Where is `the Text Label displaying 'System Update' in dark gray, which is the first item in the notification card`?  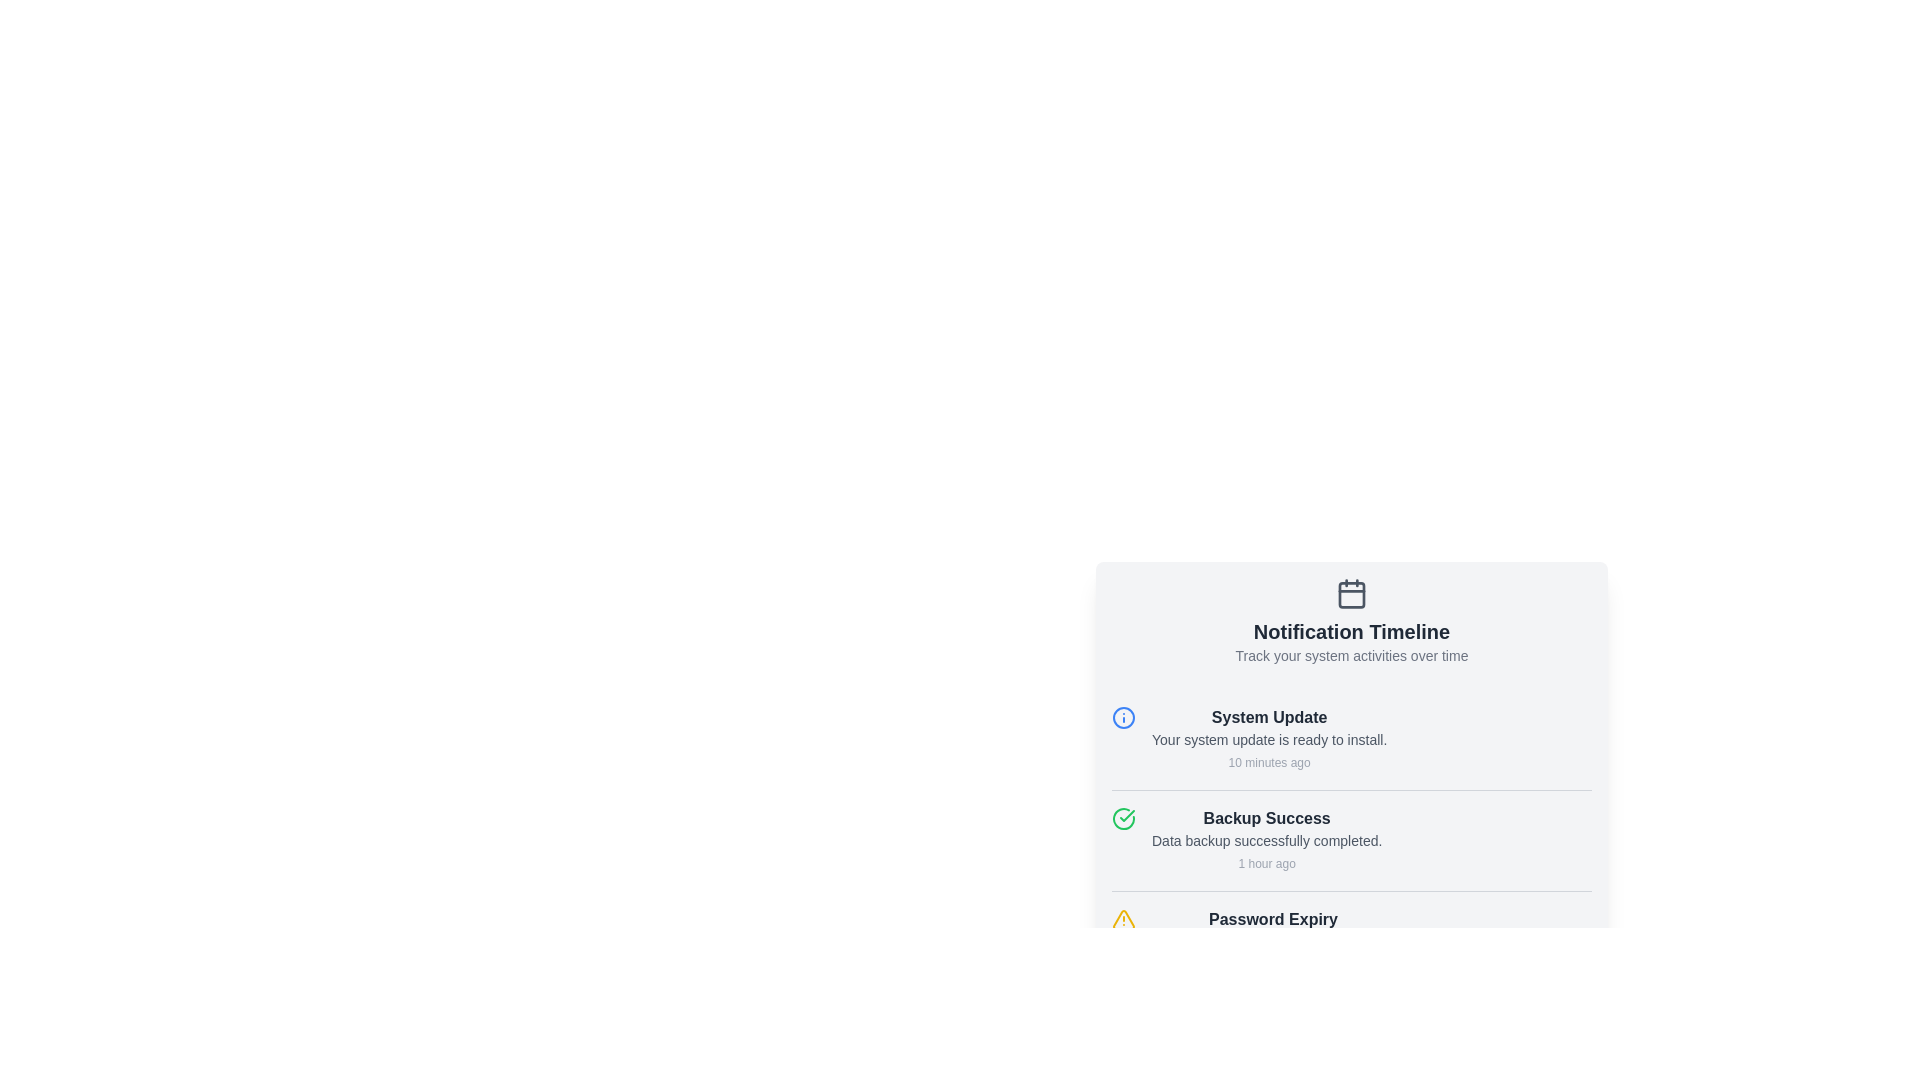
the Text Label displaying 'System Update' in dark gray, which is the first item in the notification card is located at coordinates (1268, 716).